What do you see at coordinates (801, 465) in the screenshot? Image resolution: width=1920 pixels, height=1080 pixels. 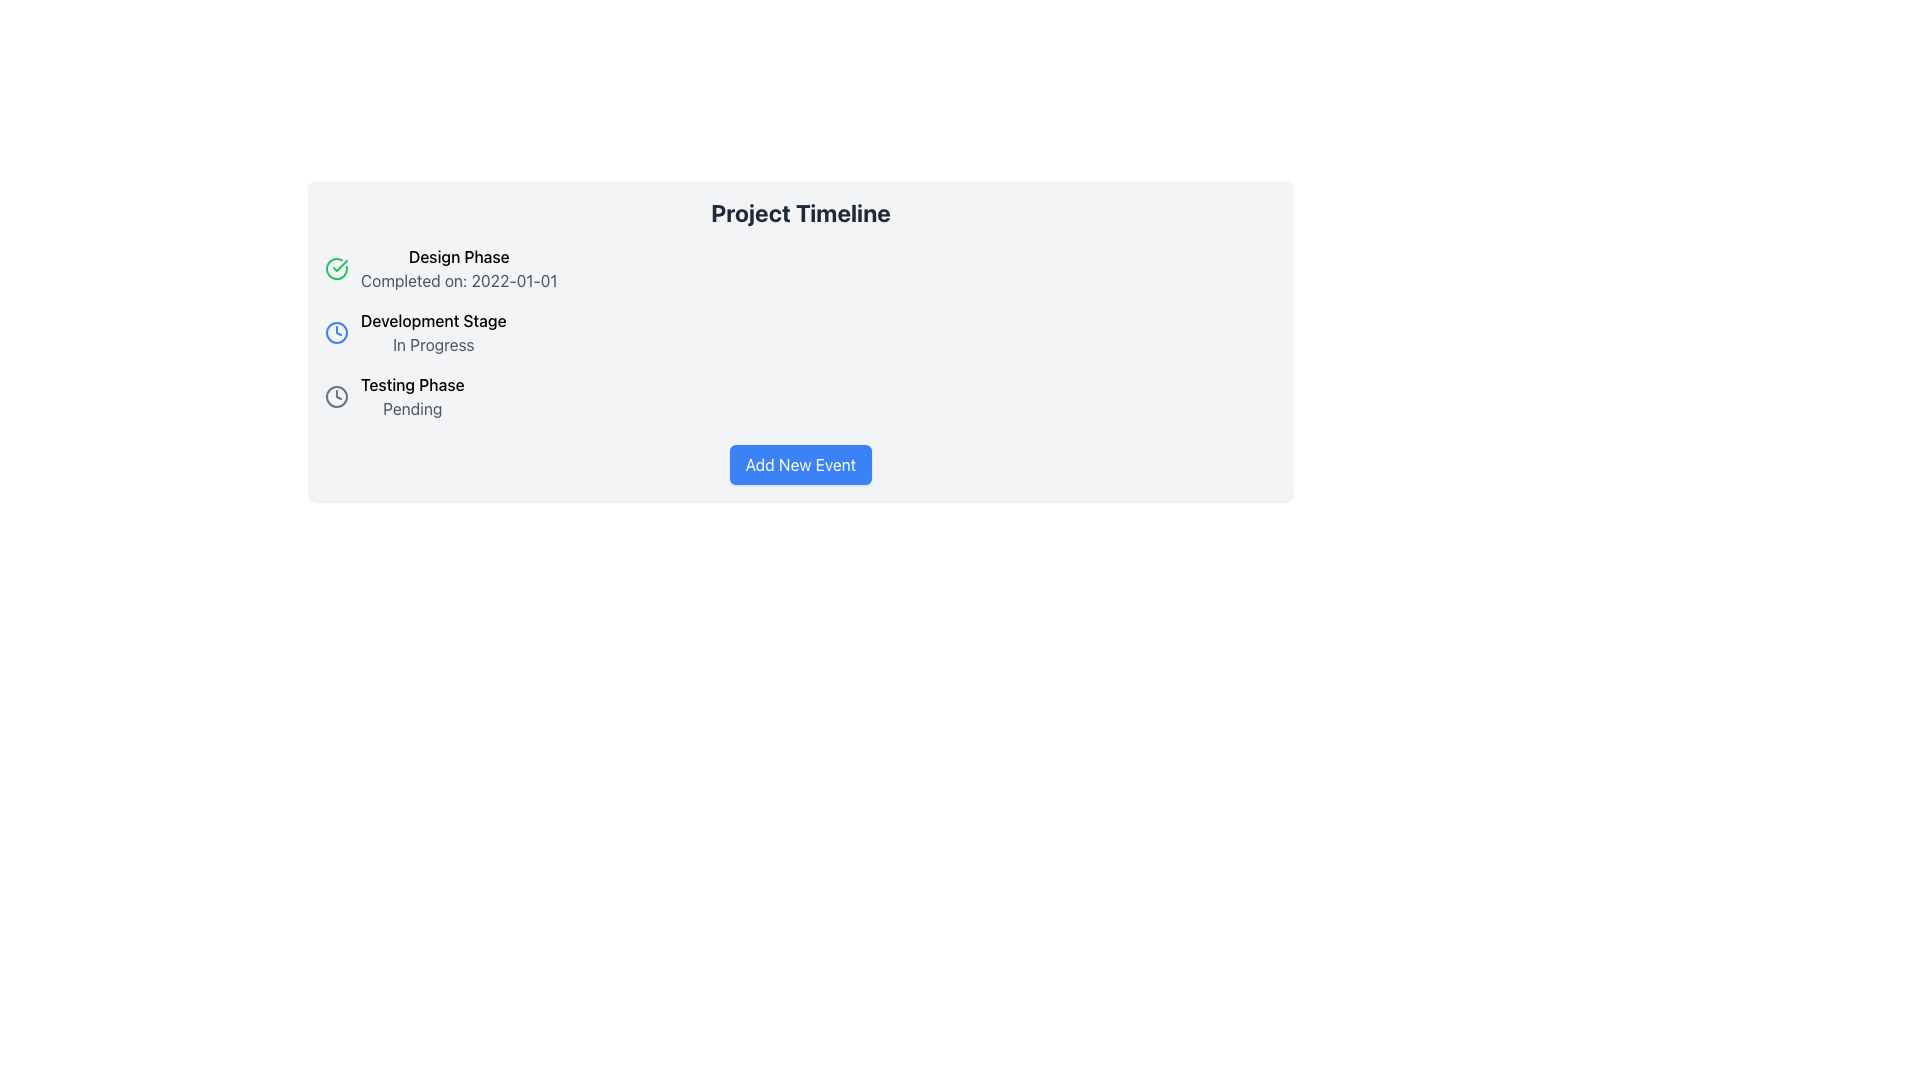 I see `the button used to add a new event to the timeline, located at the bottom center of the 'Project Timeline' section, to change its appearance` at bounding box center [801, 465].